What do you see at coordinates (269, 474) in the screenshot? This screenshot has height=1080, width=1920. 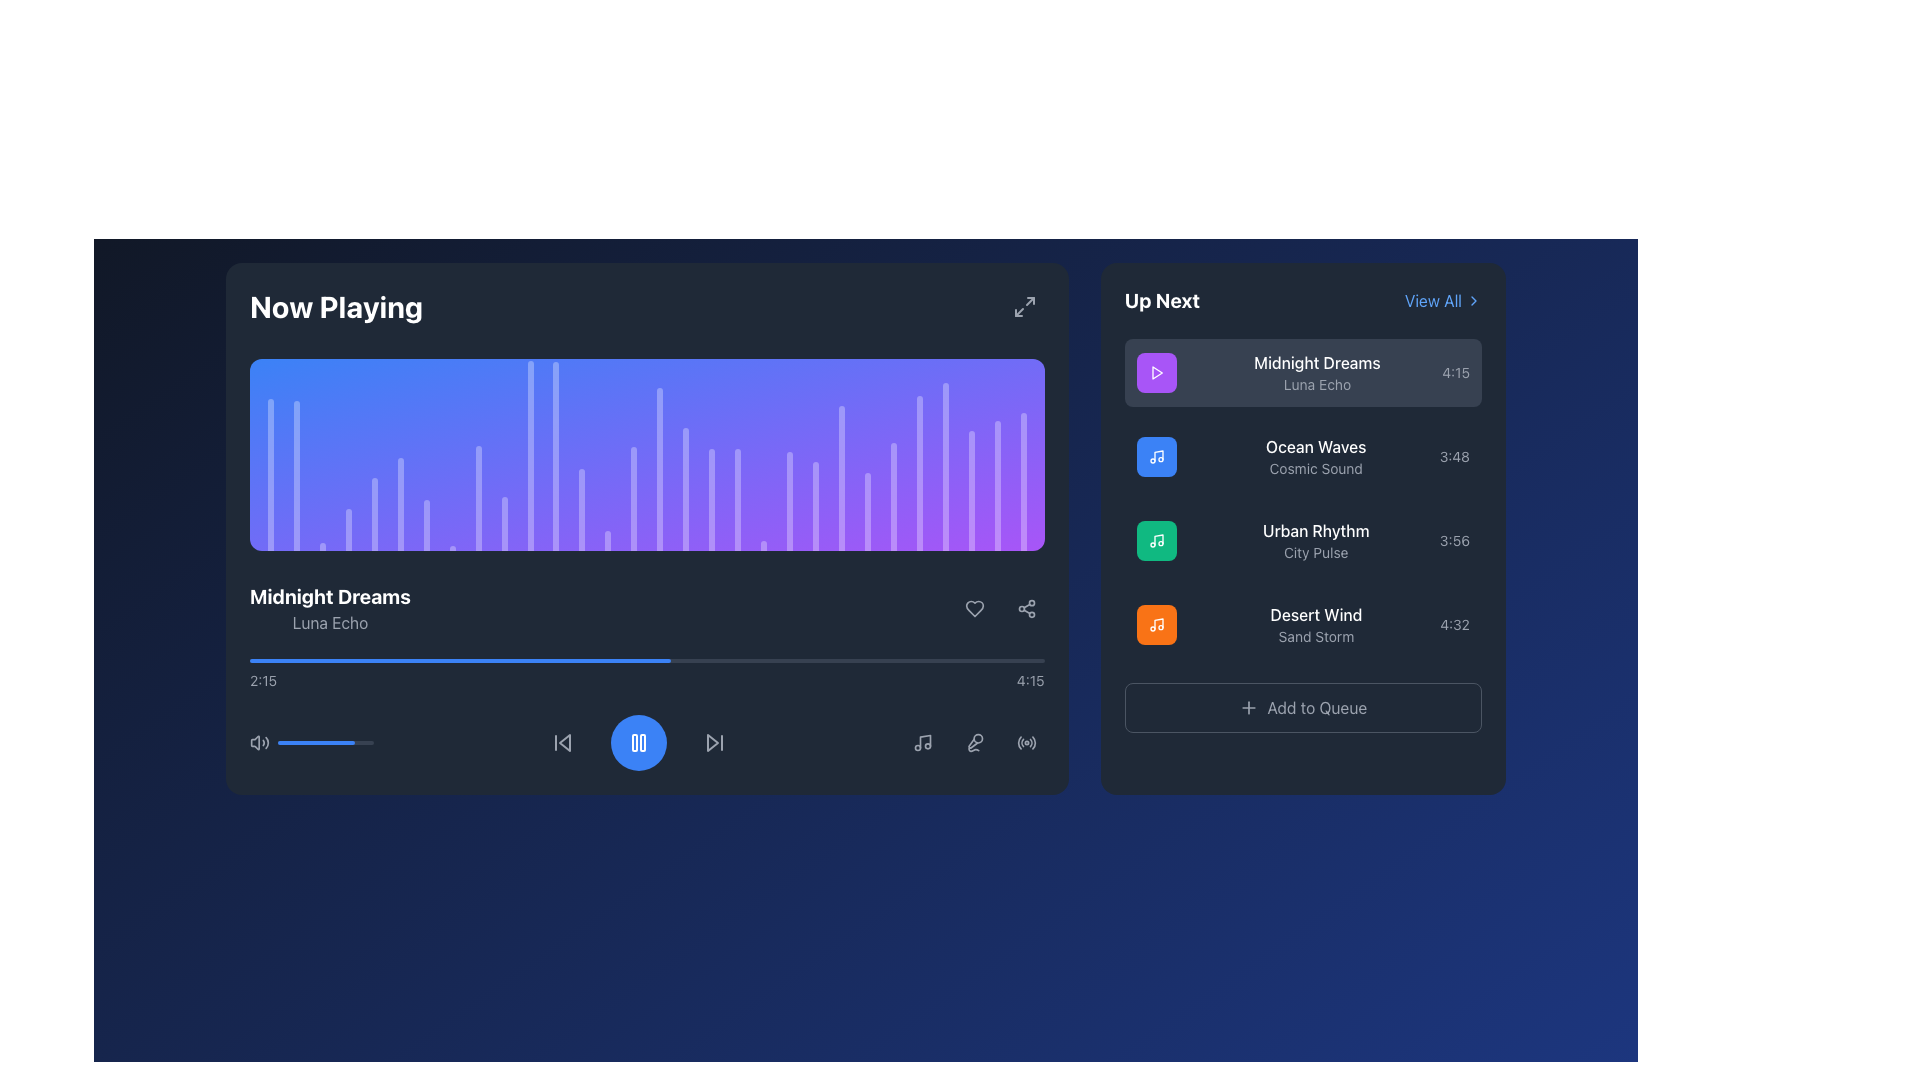 I see `the first vertical bar in the bar chart, which has a rounded top and a semi-transparent white appearance, located in the gradient blue and purple section` at bounding box center [269, 474].